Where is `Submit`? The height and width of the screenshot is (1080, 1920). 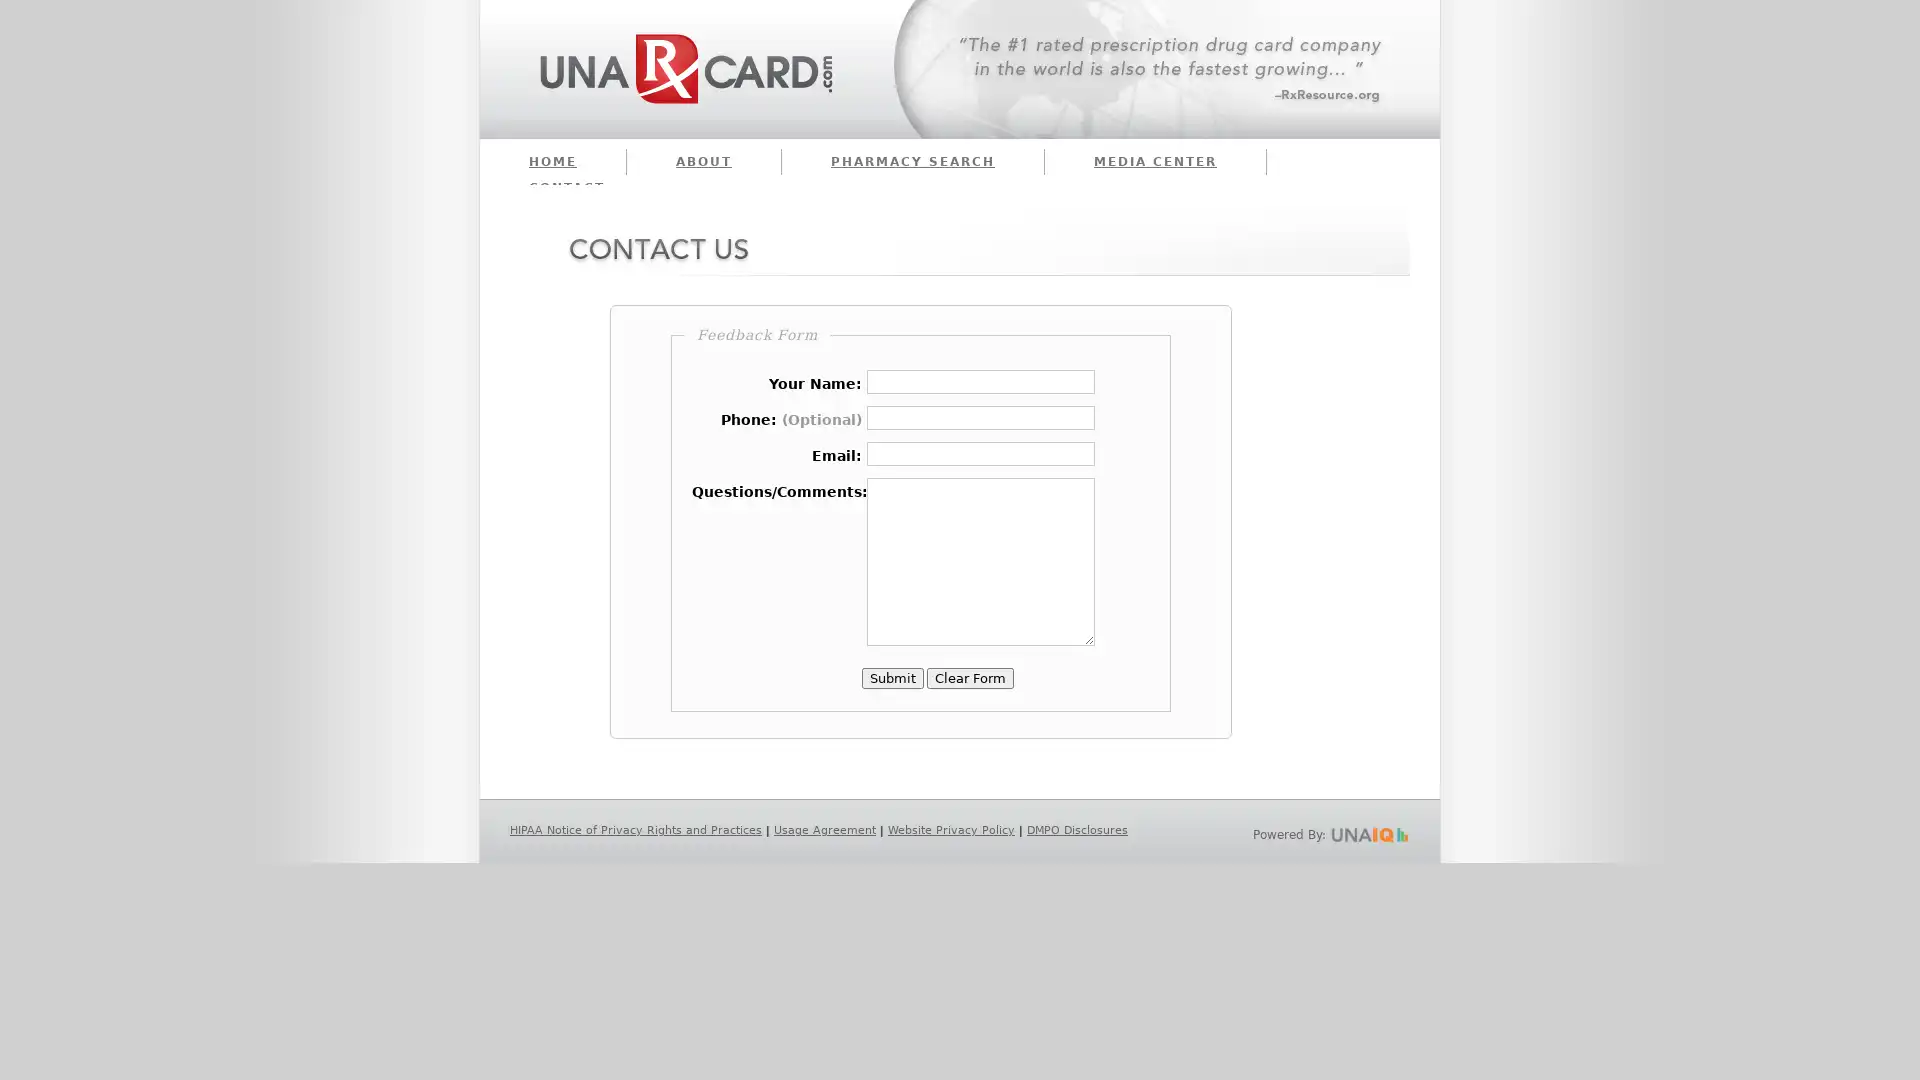 Submit is located at coordinates (891, 677).